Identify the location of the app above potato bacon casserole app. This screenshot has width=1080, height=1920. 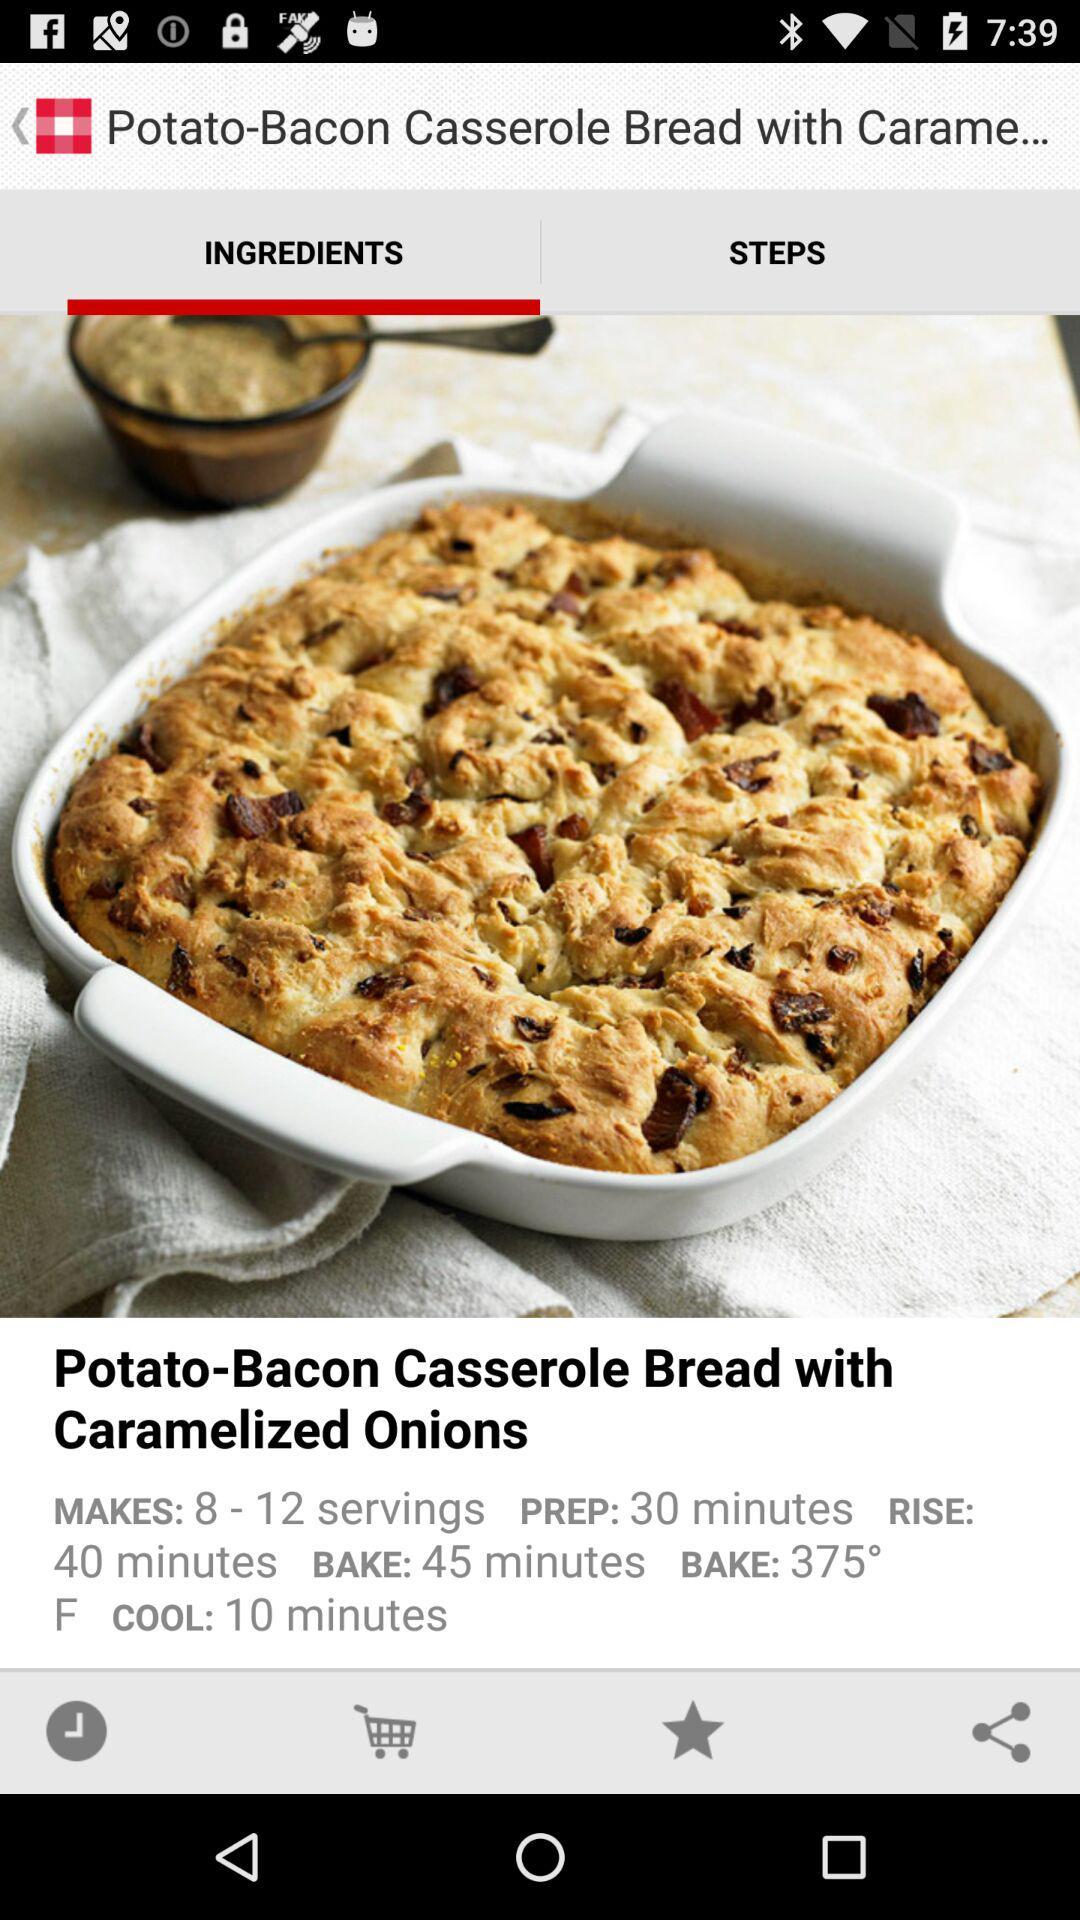
(540, 816).